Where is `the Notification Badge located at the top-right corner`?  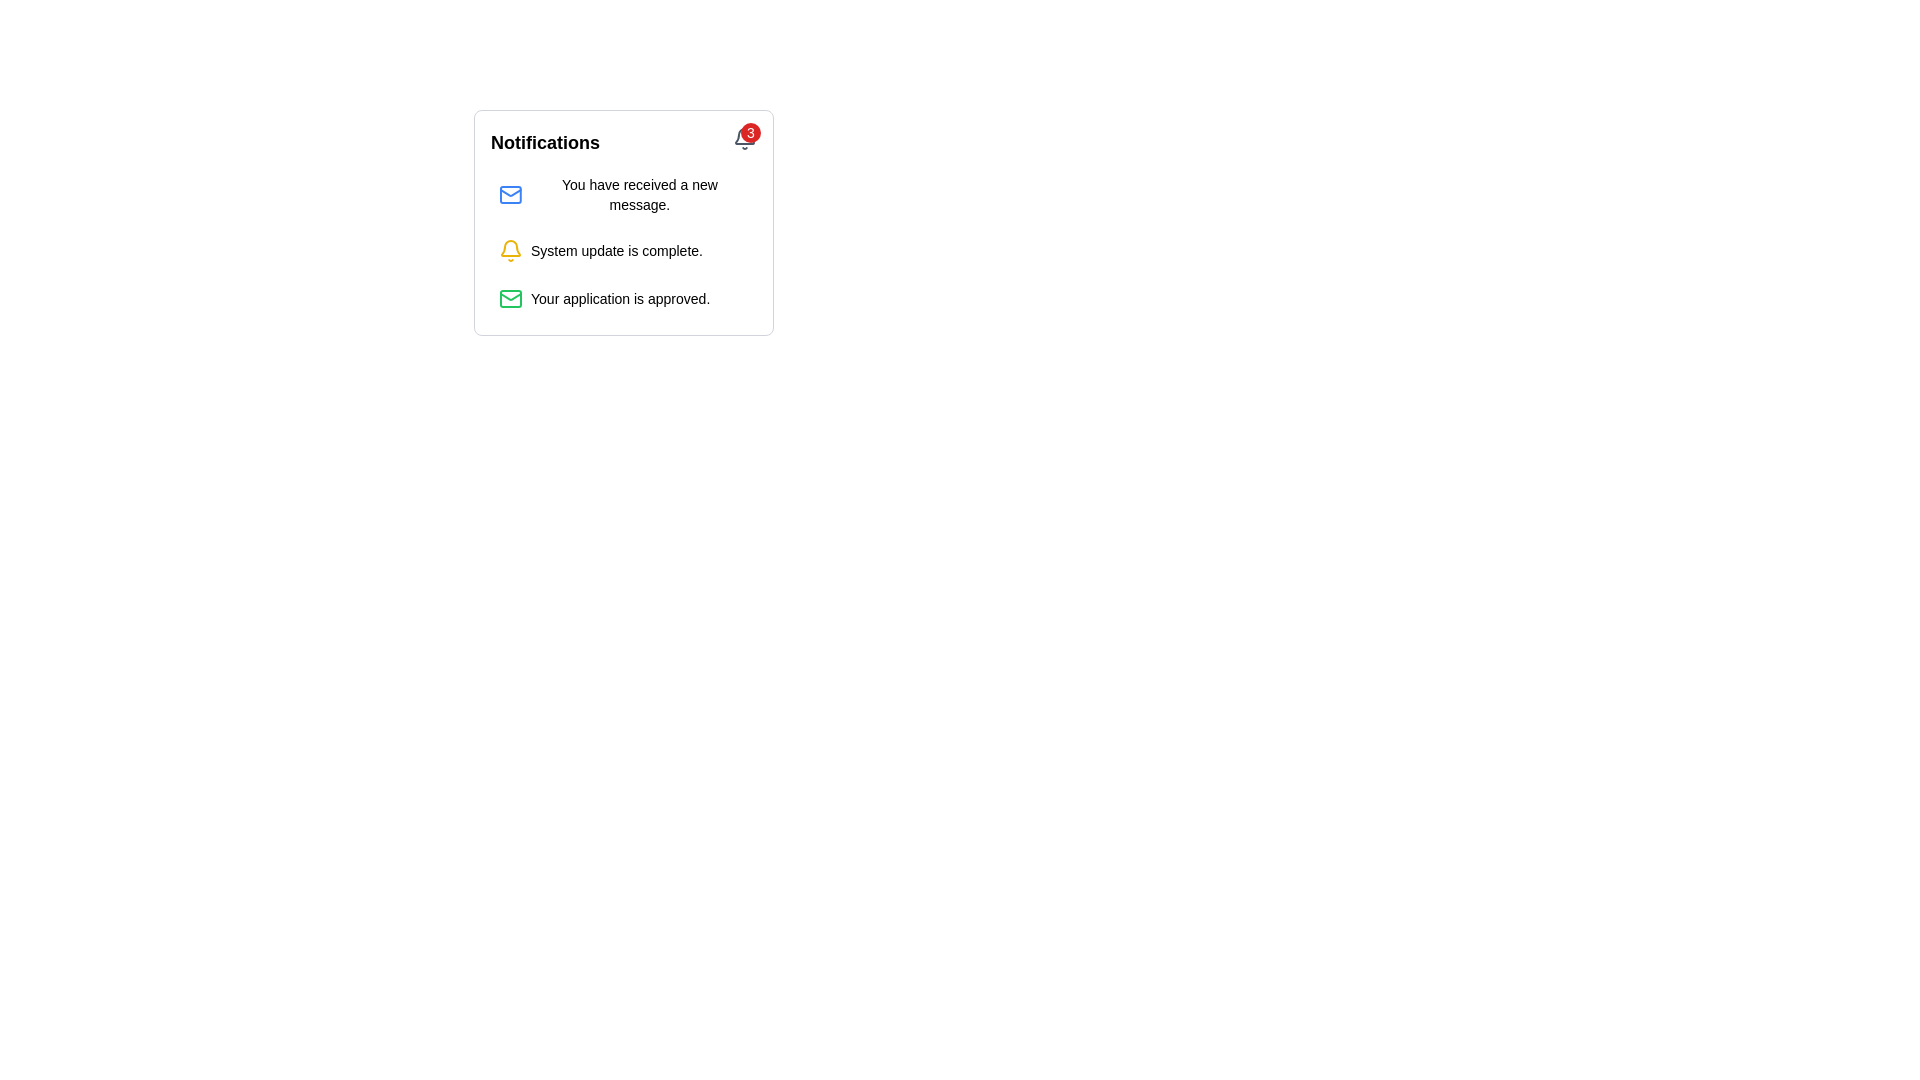 the Notification Badge located at the top-right corner is located at coordinates (749, 132).